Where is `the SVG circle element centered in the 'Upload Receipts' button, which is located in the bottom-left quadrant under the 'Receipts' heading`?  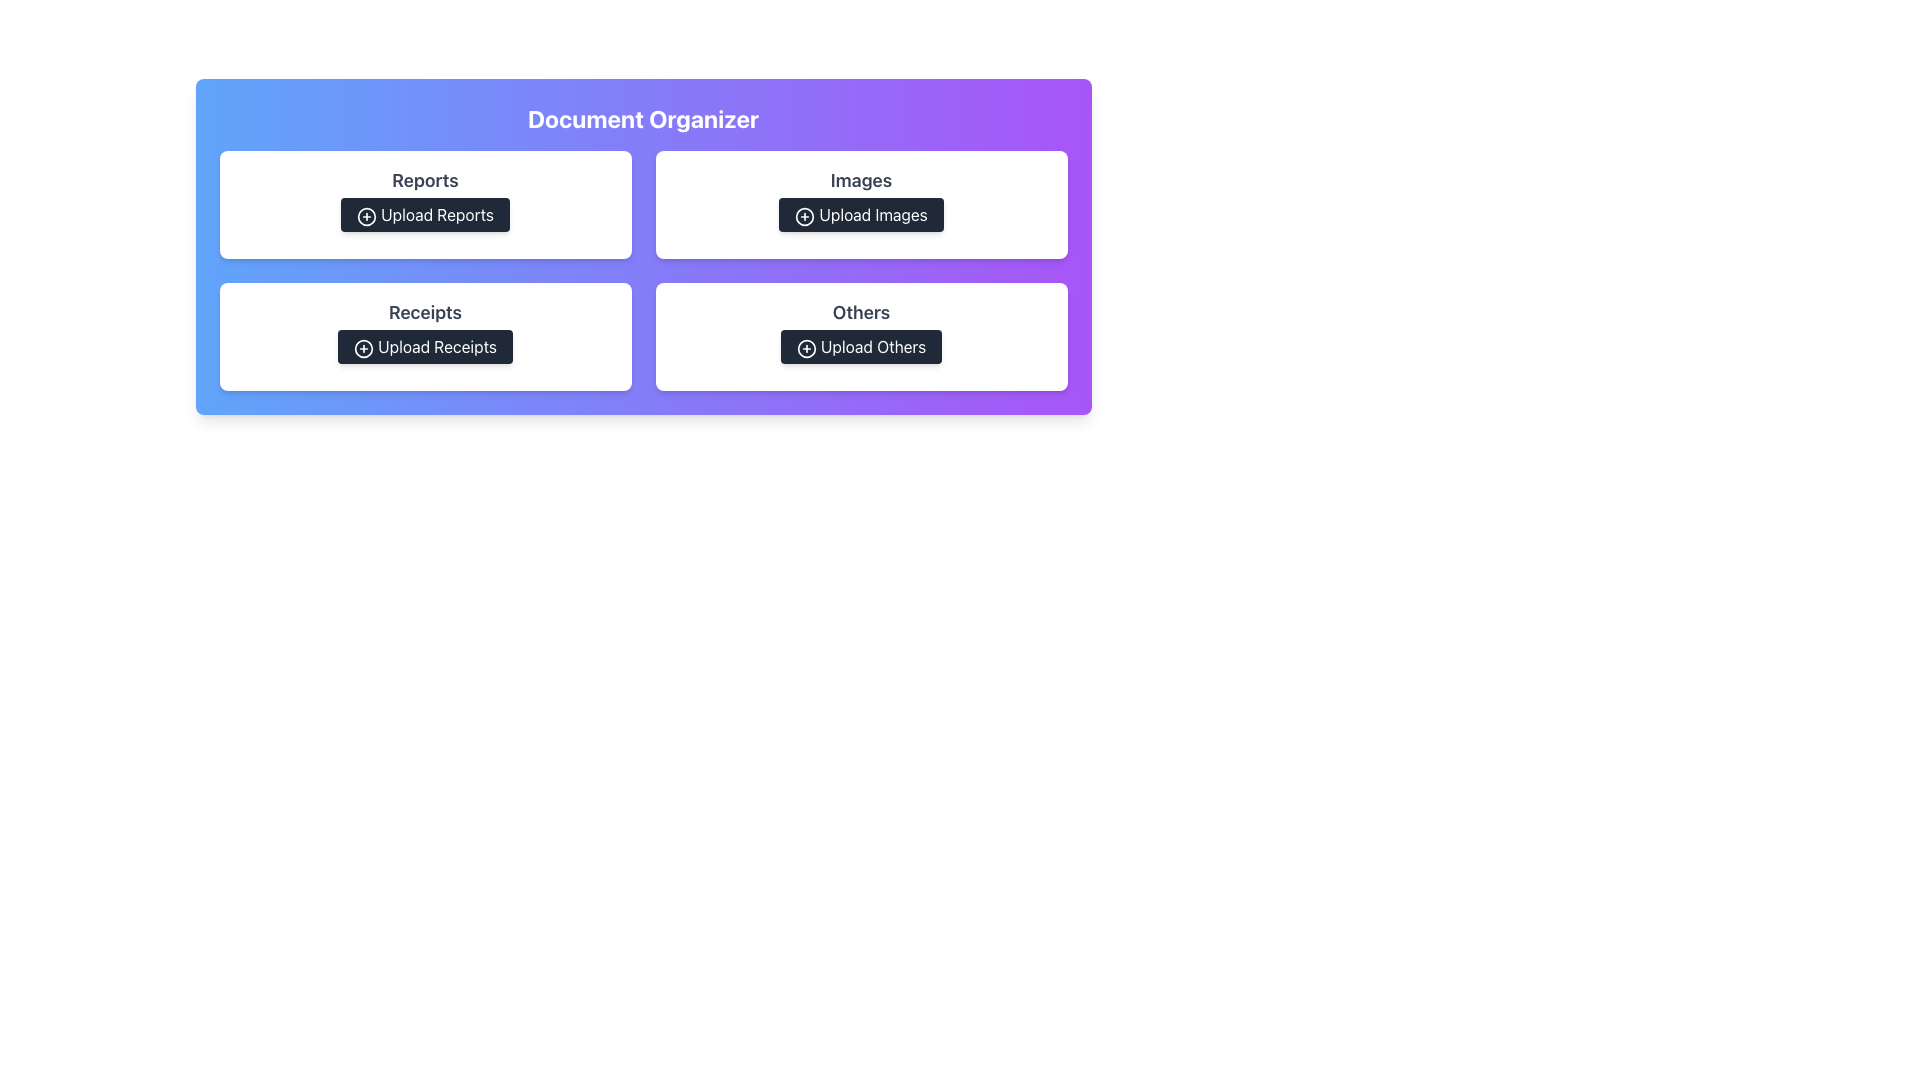 the SVG circle element centered in the 'Upload Receipts' button, which is located in the bottom-left quadrant under the 'Receipts' heading is located at coordinates (364, 347).